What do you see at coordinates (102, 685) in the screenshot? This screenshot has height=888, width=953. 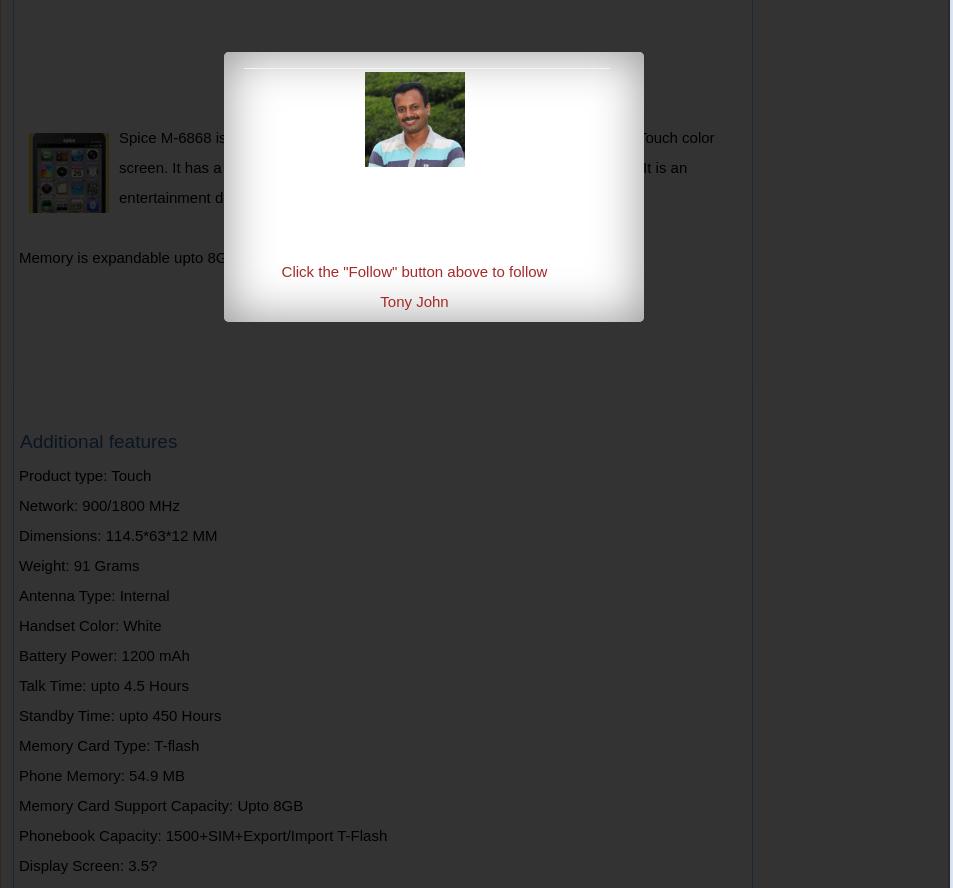 I see `'Talk Time: upto 4.5 Hours'` at bounding box center [102, 685].